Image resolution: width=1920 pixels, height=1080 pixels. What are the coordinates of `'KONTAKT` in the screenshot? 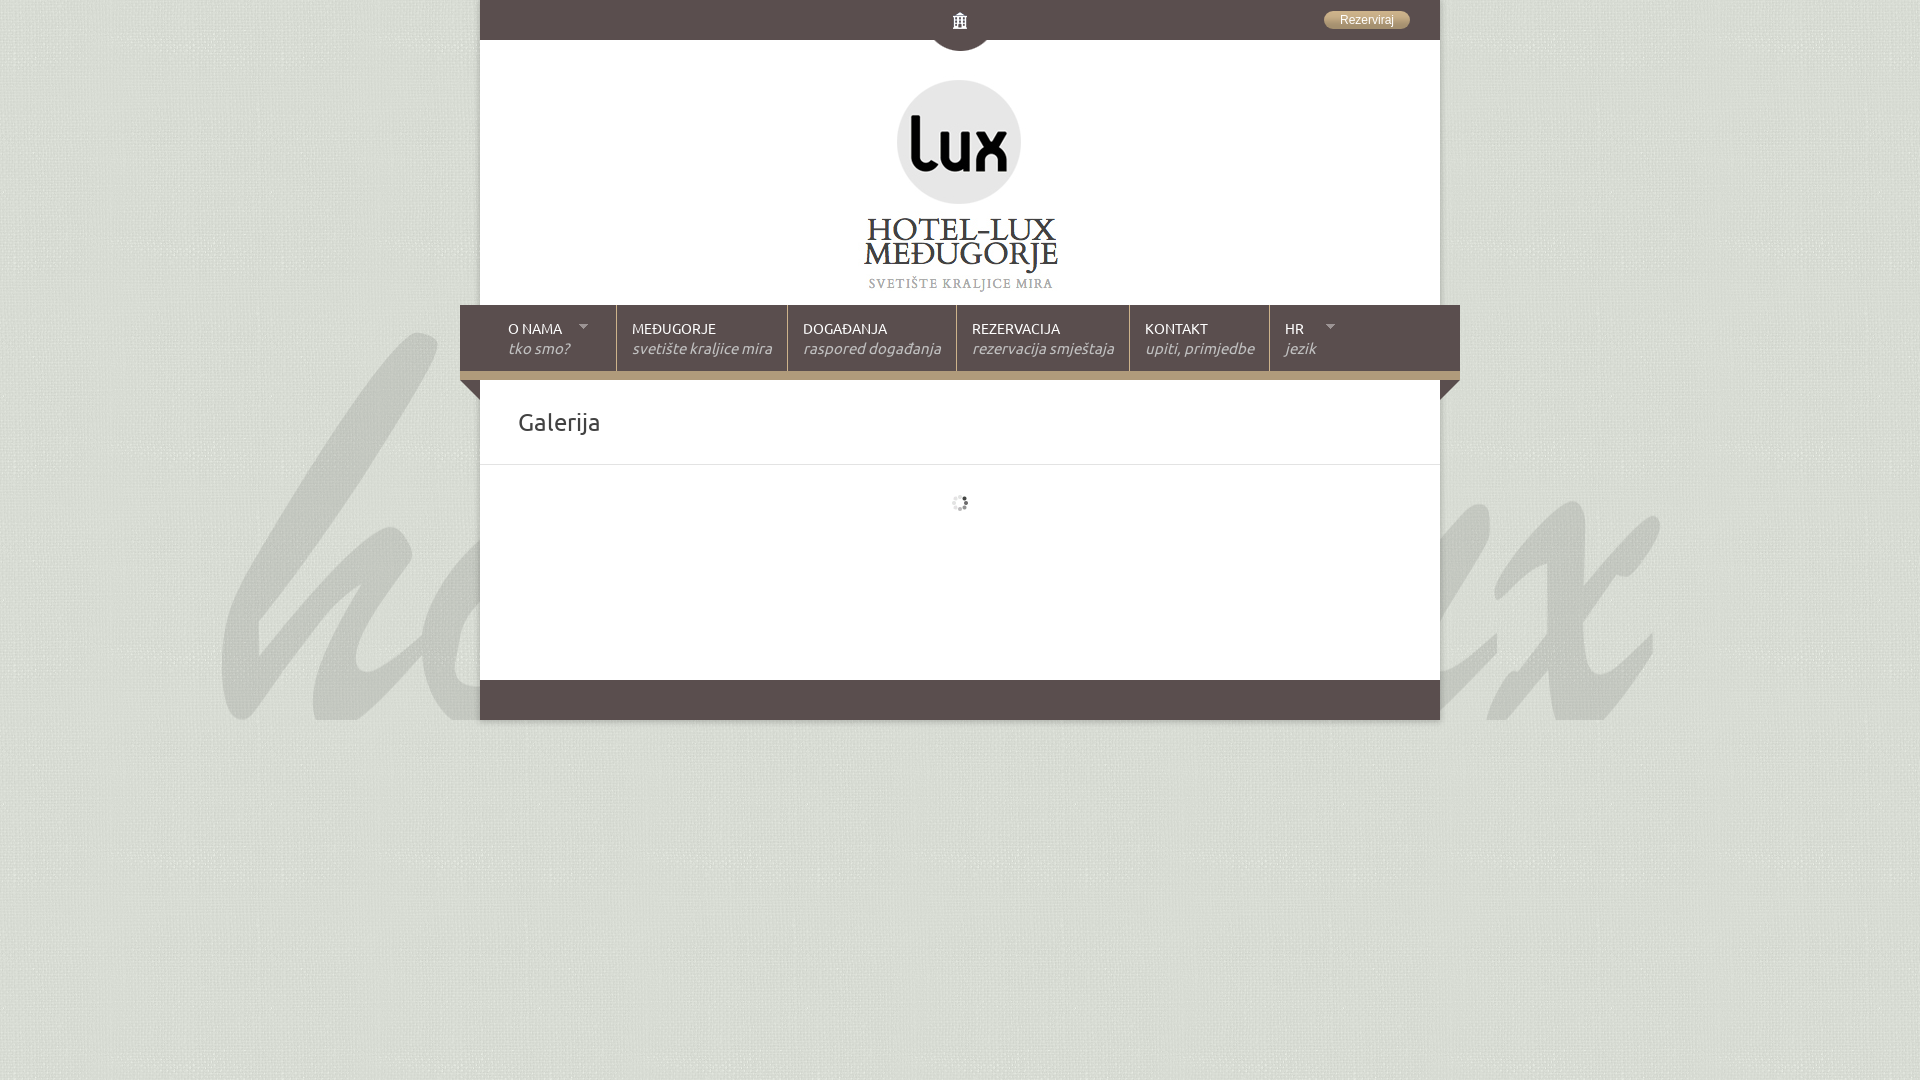 It's located at (1198, 337).